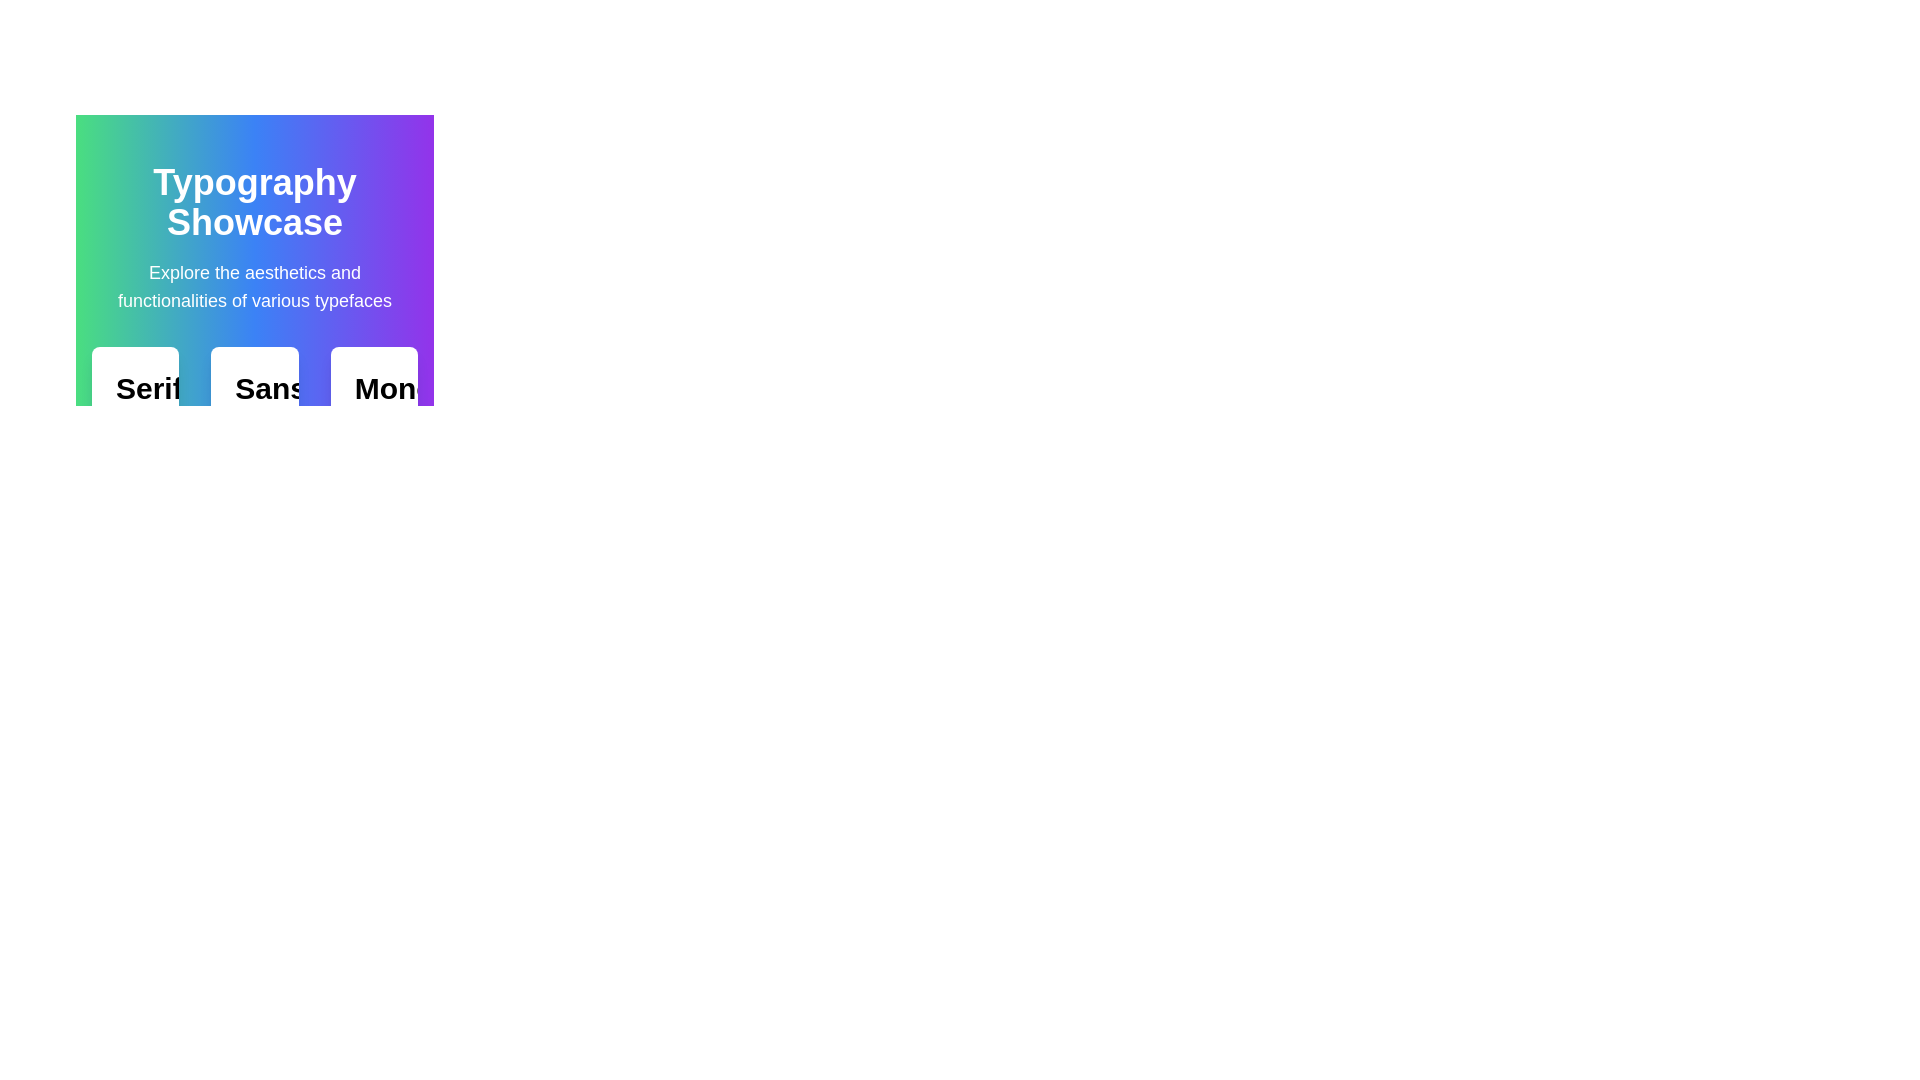  I want to click on the textual block displaying the sentence 'Explore the aesthetics and functionalities of various typefaces', located below the 'Typography Showcase' heading, so click(253, 286).